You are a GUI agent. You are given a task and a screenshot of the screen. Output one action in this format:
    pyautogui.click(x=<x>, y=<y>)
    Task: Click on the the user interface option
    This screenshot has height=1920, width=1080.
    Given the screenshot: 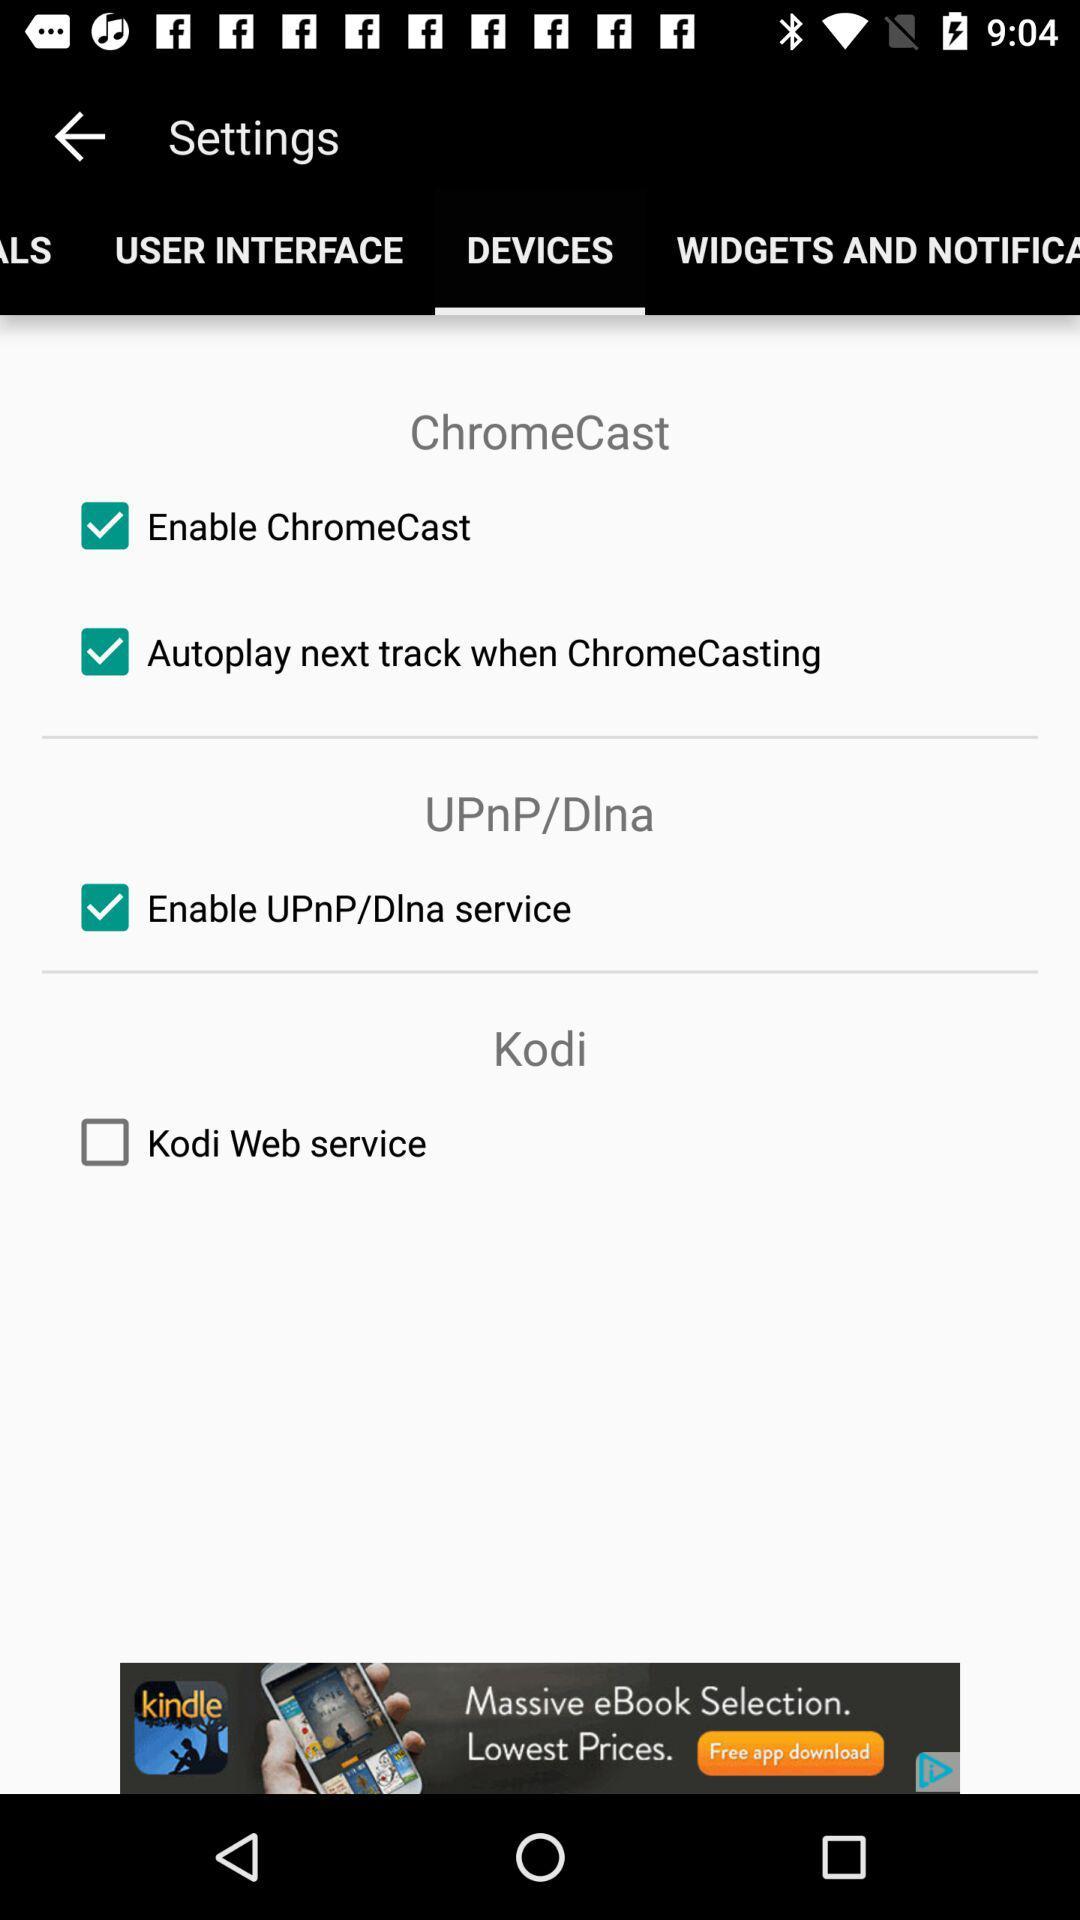 What is the action you would take?
    pyautogui.click(x=257, y=248)
    